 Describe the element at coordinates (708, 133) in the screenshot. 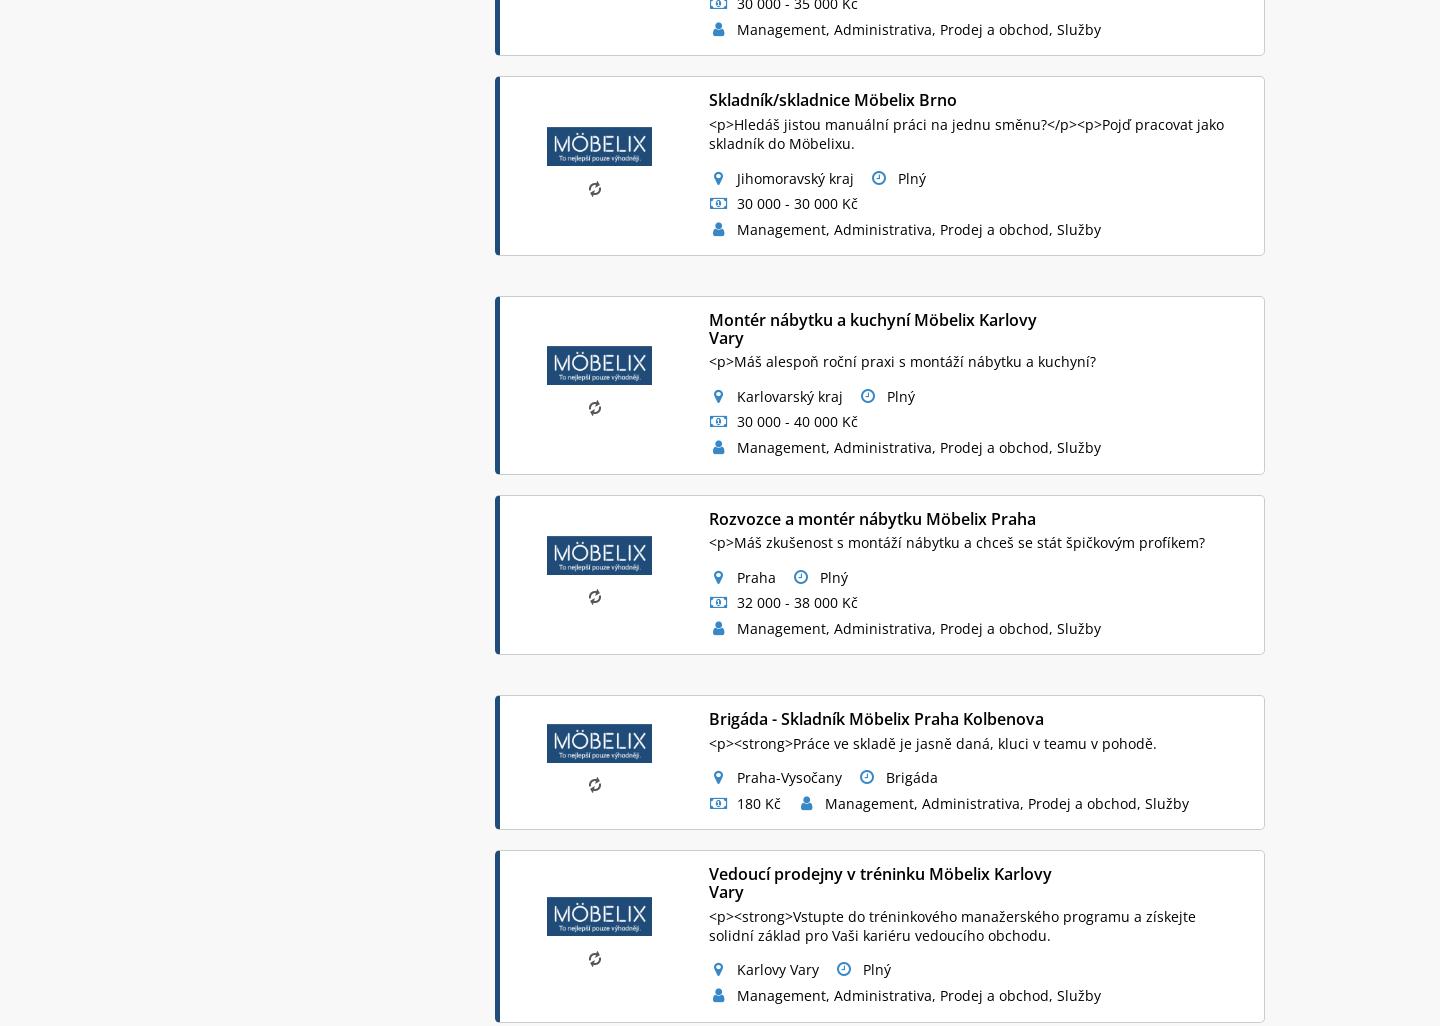

I see `'<p>Hledáš jistou manuální práci na jednu směnu?</p><p>Pojď pracovat jako skladník do Möbelixu.'` at that location.